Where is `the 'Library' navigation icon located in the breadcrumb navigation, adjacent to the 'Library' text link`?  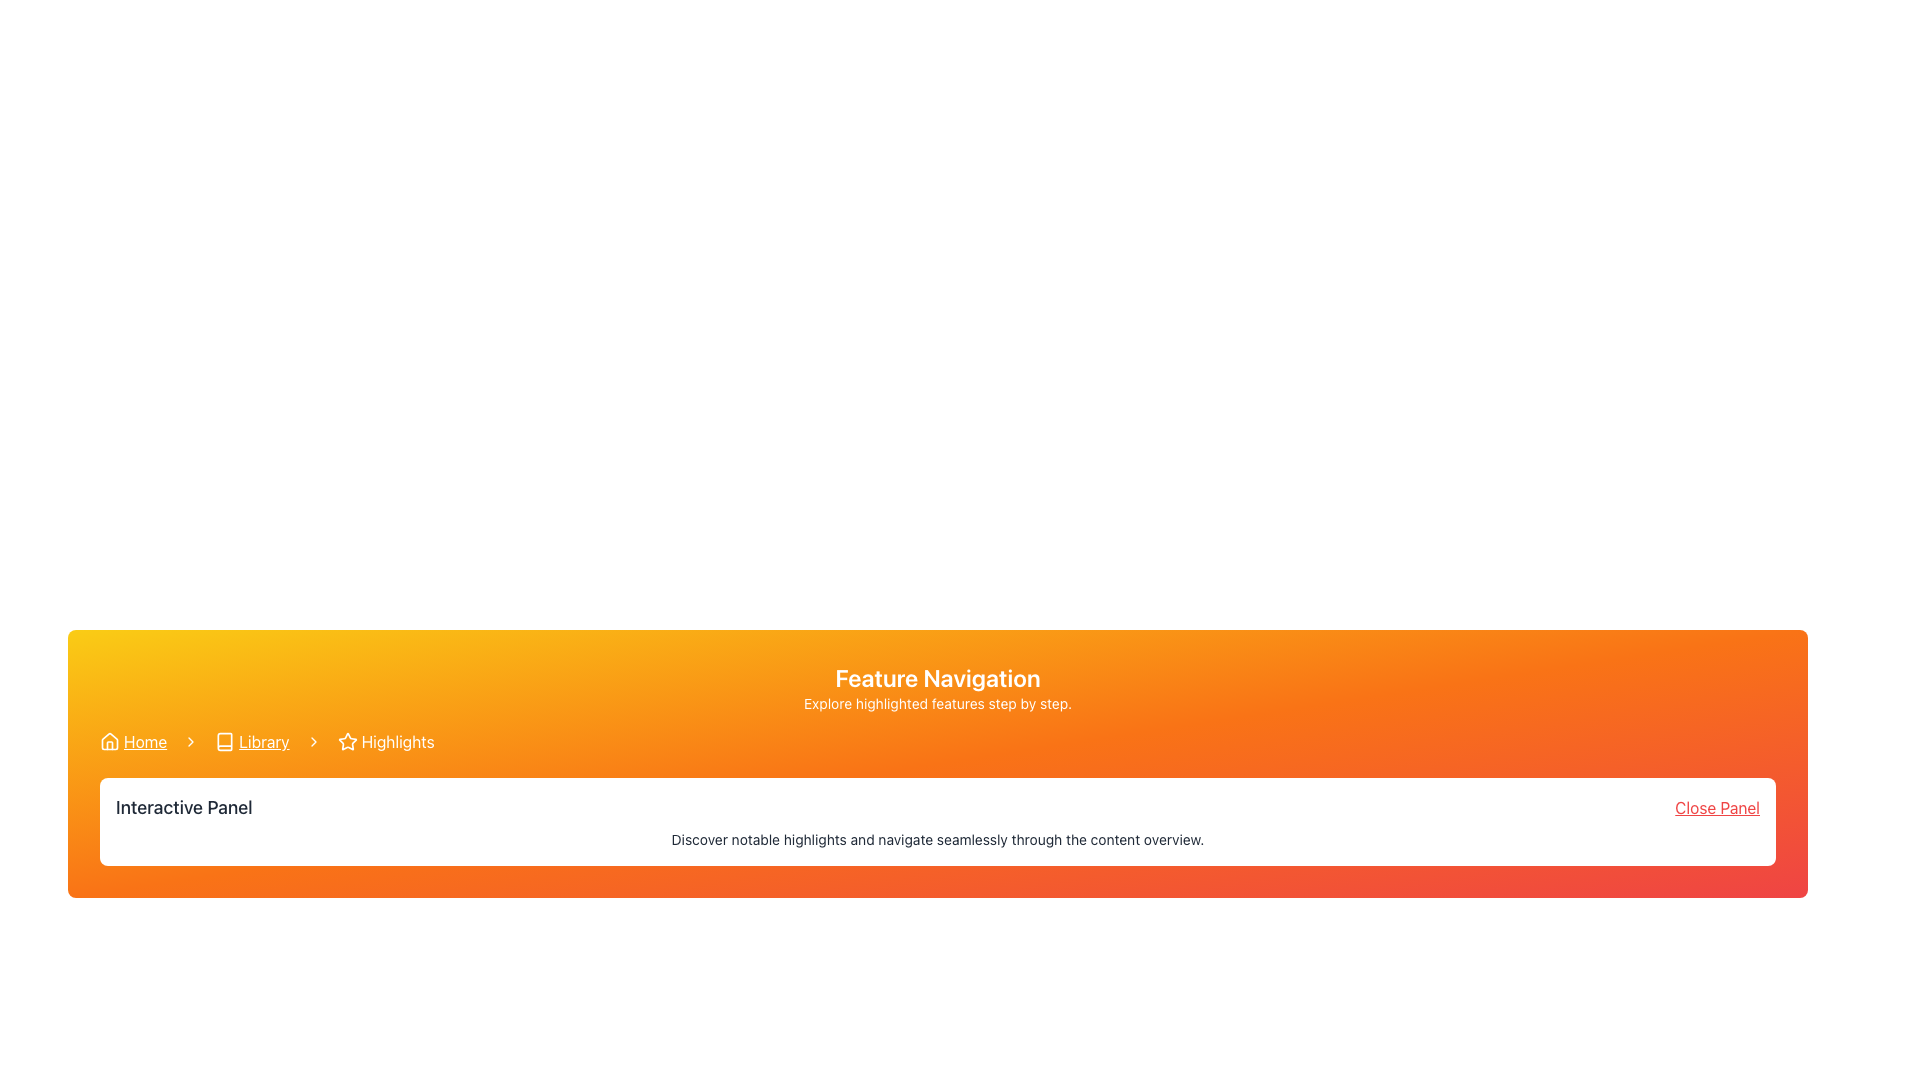 the 'Library' navigation icon located in the breadcrumb navigation, adjacent to the 'Library' text link is located at coordinates (225, 741).